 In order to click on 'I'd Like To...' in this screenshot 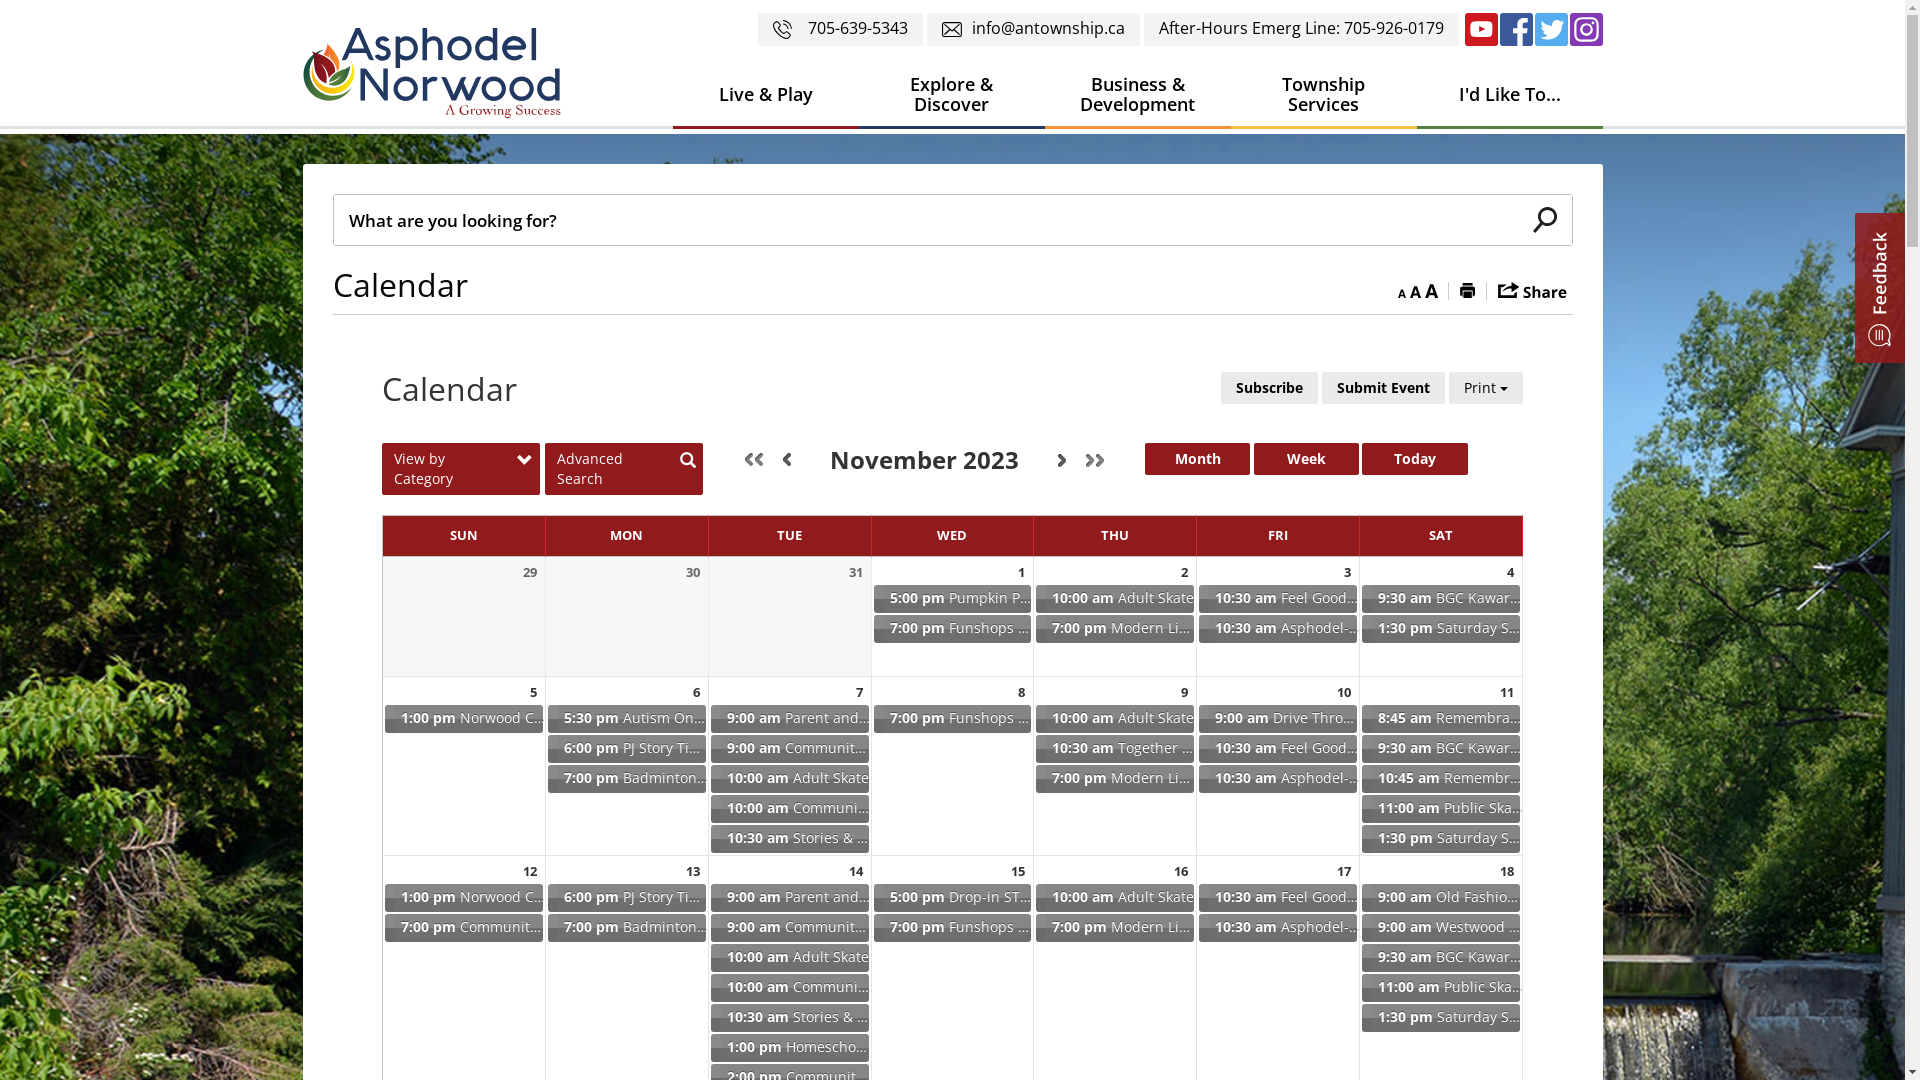, I will do `click(1415, 95)`.